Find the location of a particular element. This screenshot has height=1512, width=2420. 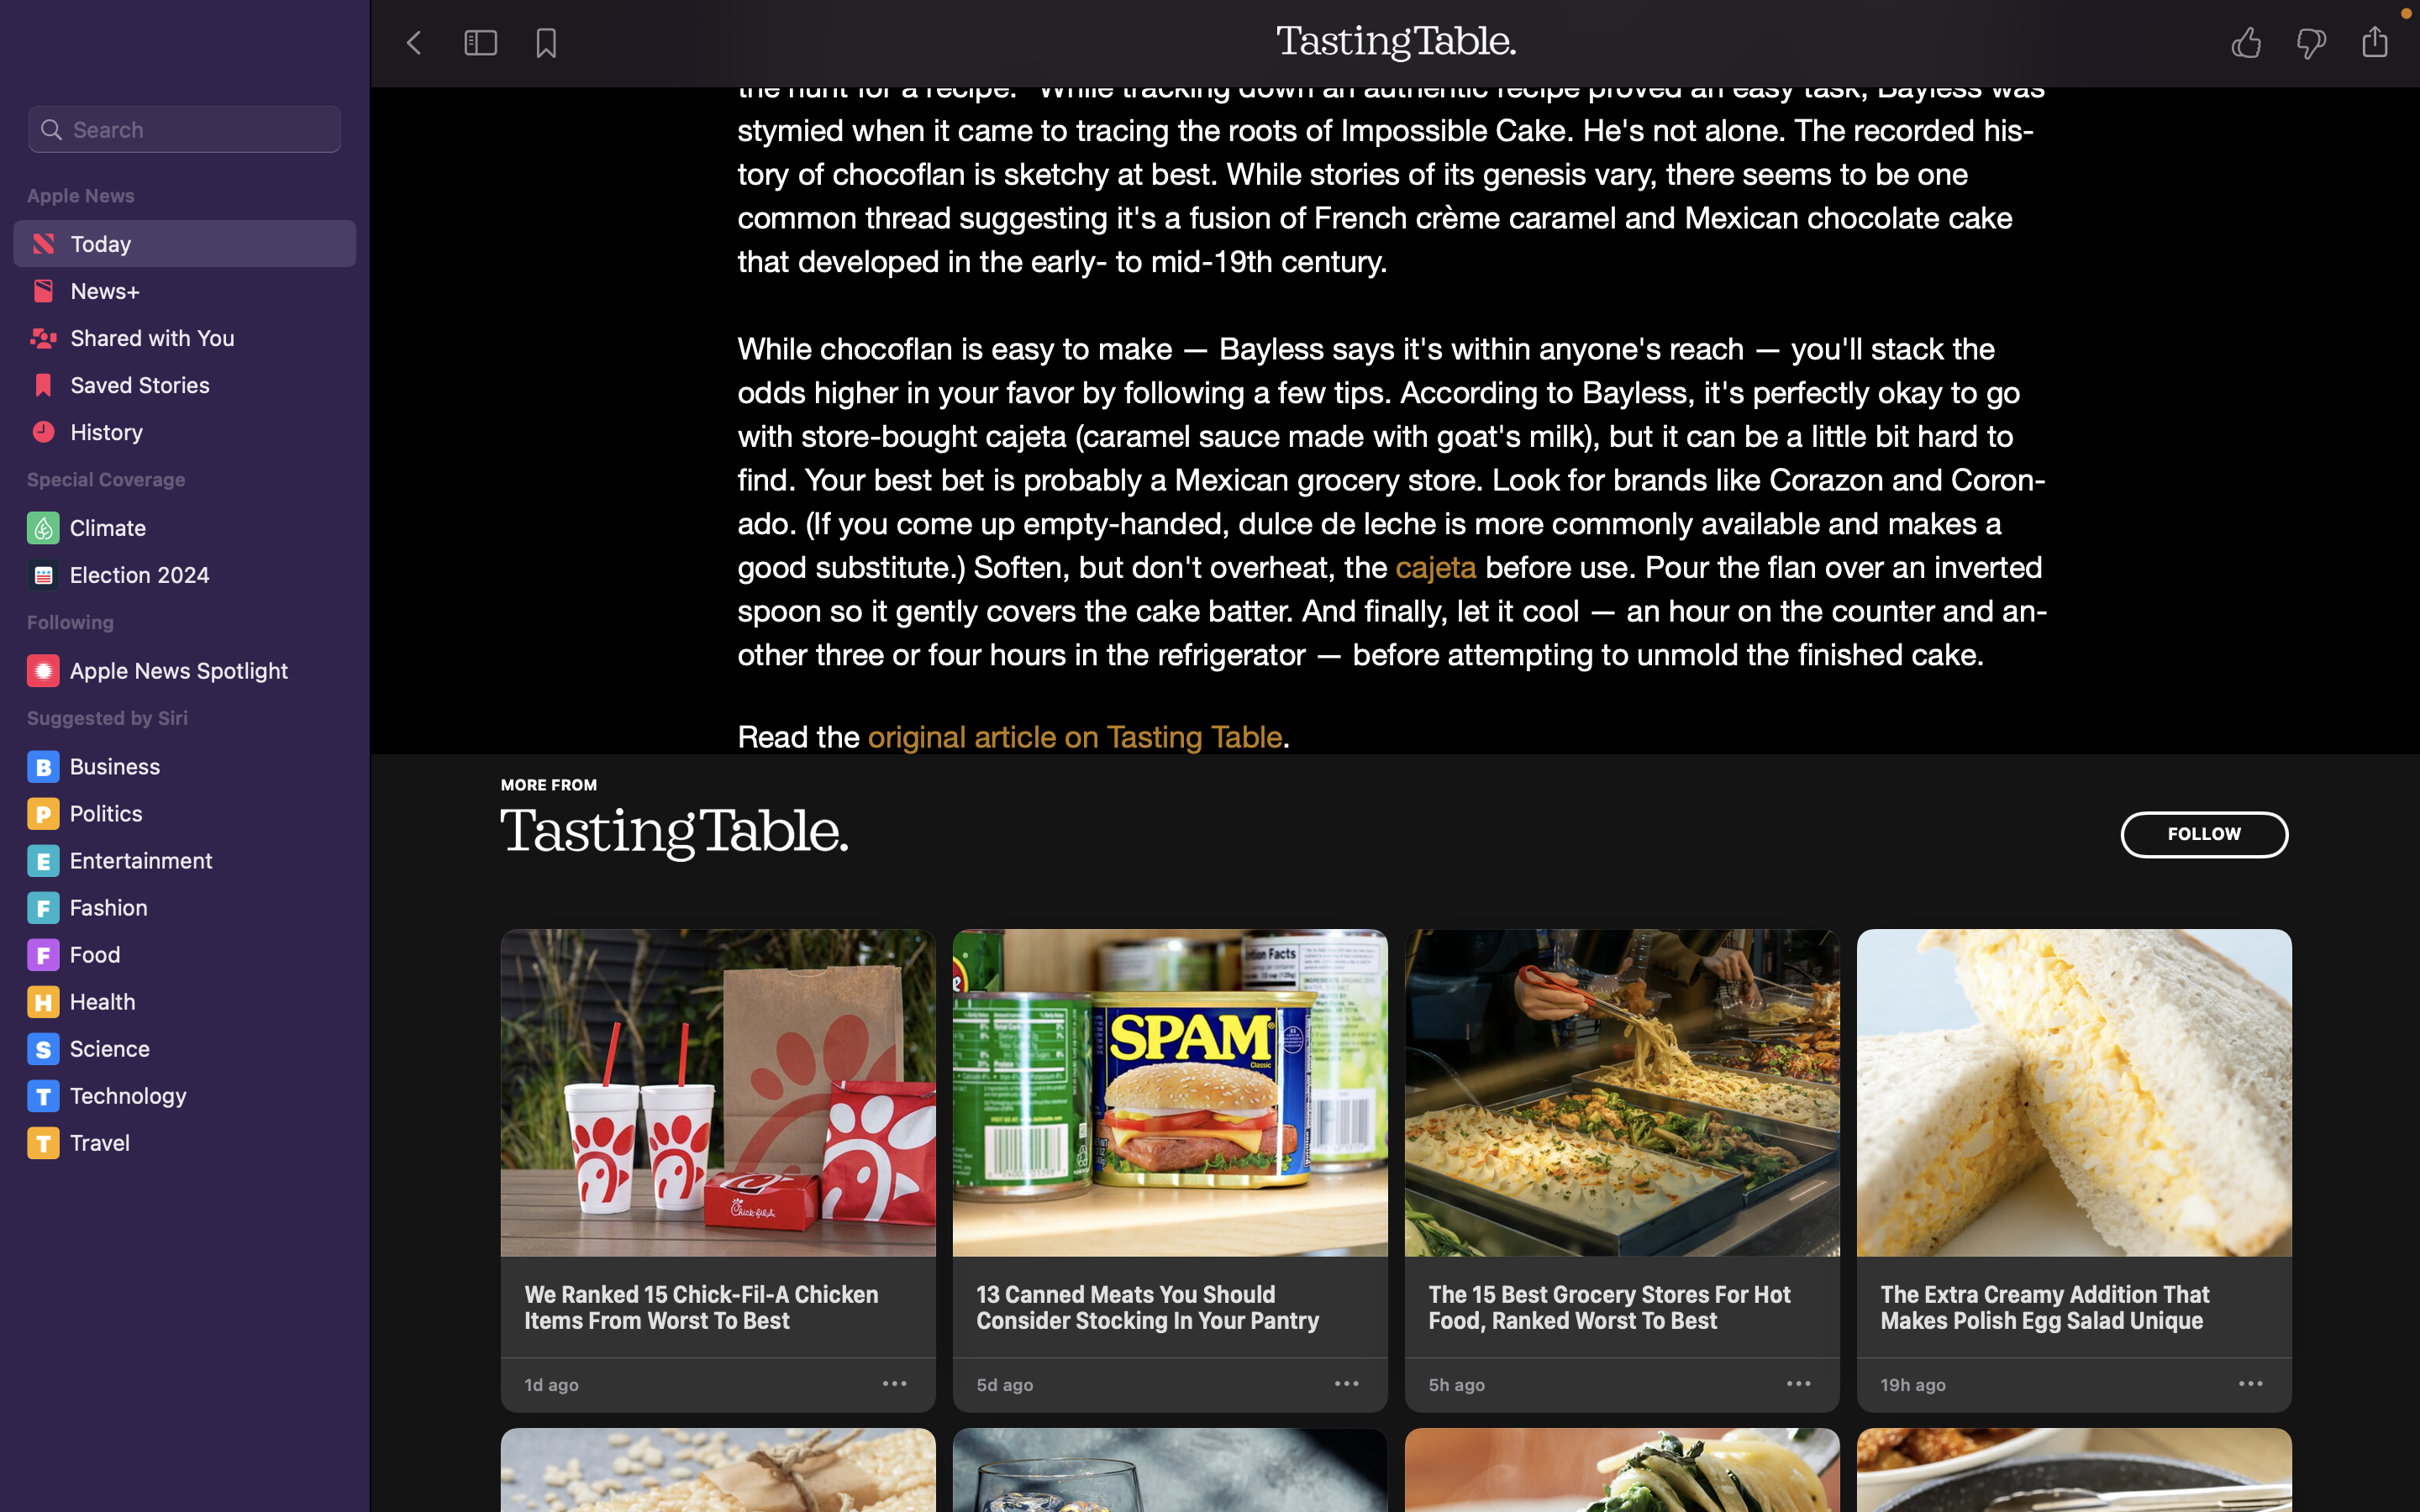

Share the current story to Twitter is located at coordinates (2381, 41).